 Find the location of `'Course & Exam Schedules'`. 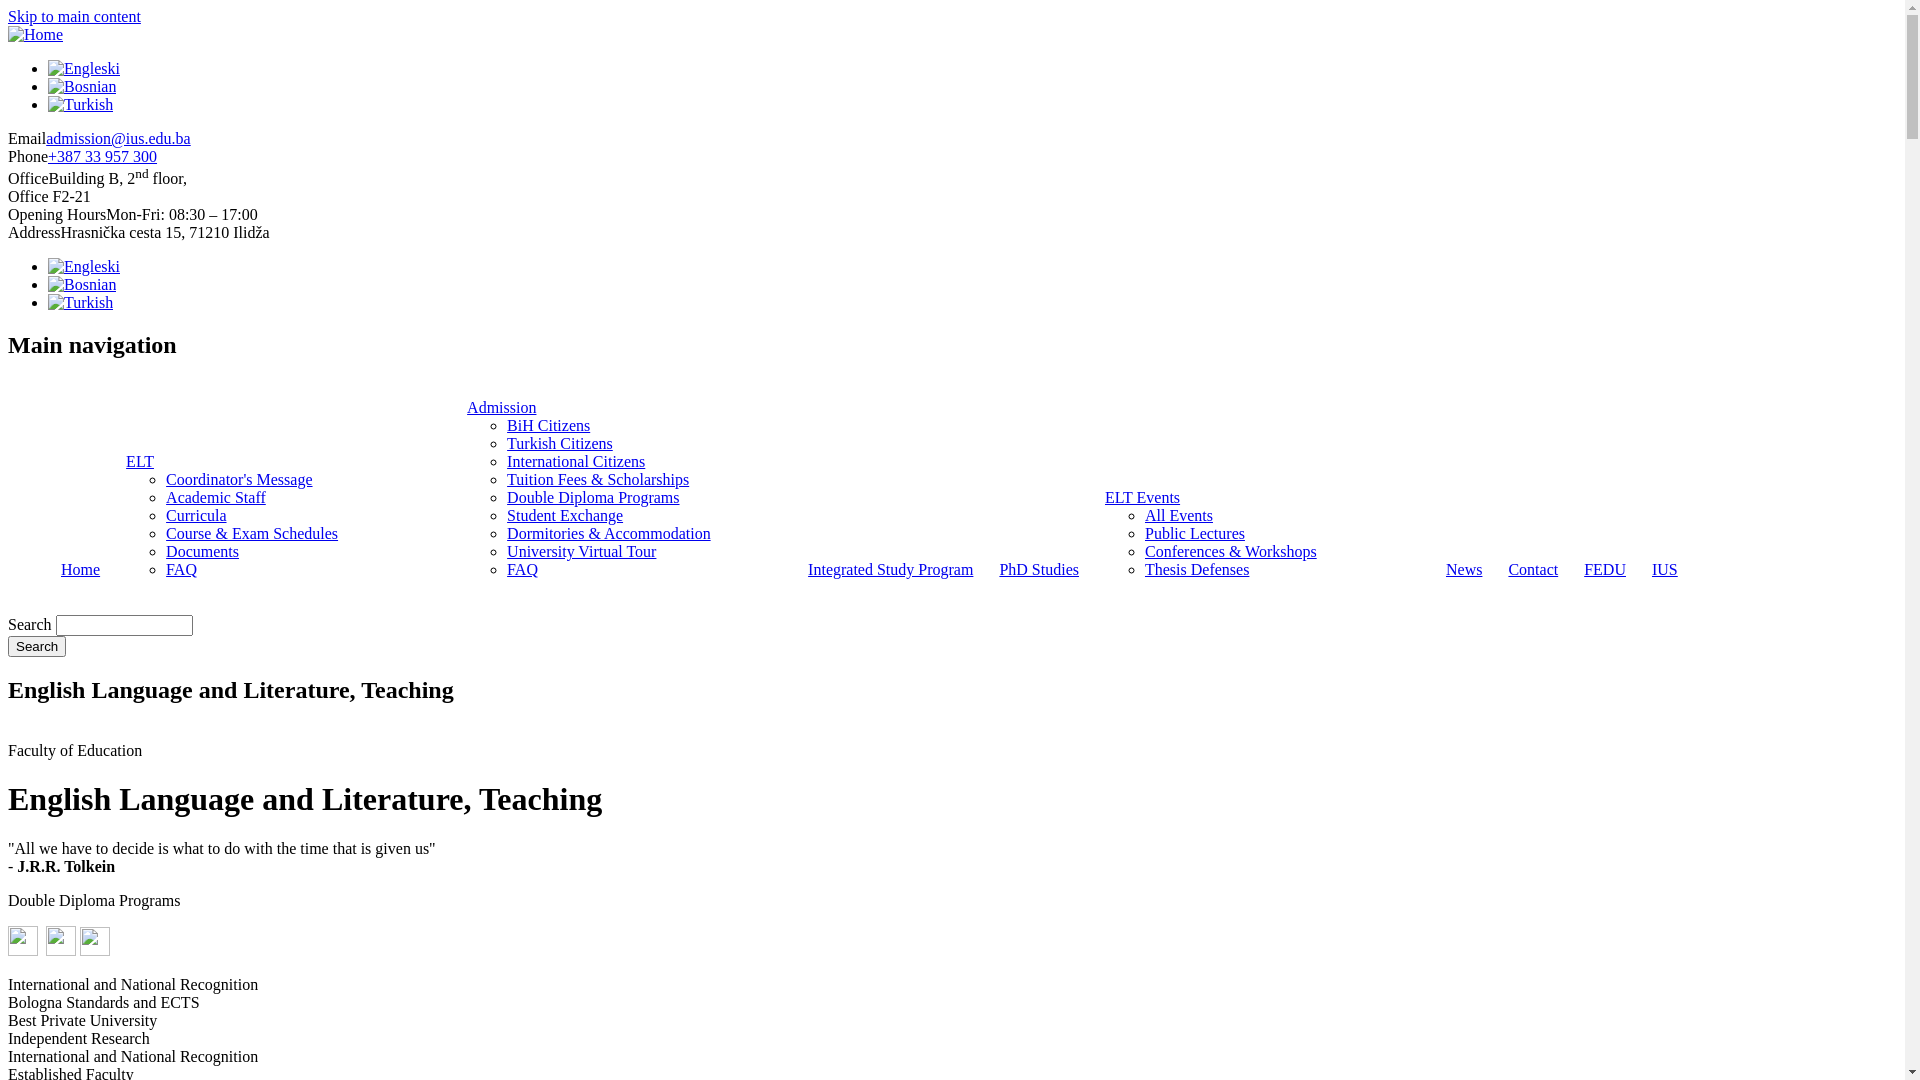

'Course & Exam Schedules' is located at coordinates (251, 532).